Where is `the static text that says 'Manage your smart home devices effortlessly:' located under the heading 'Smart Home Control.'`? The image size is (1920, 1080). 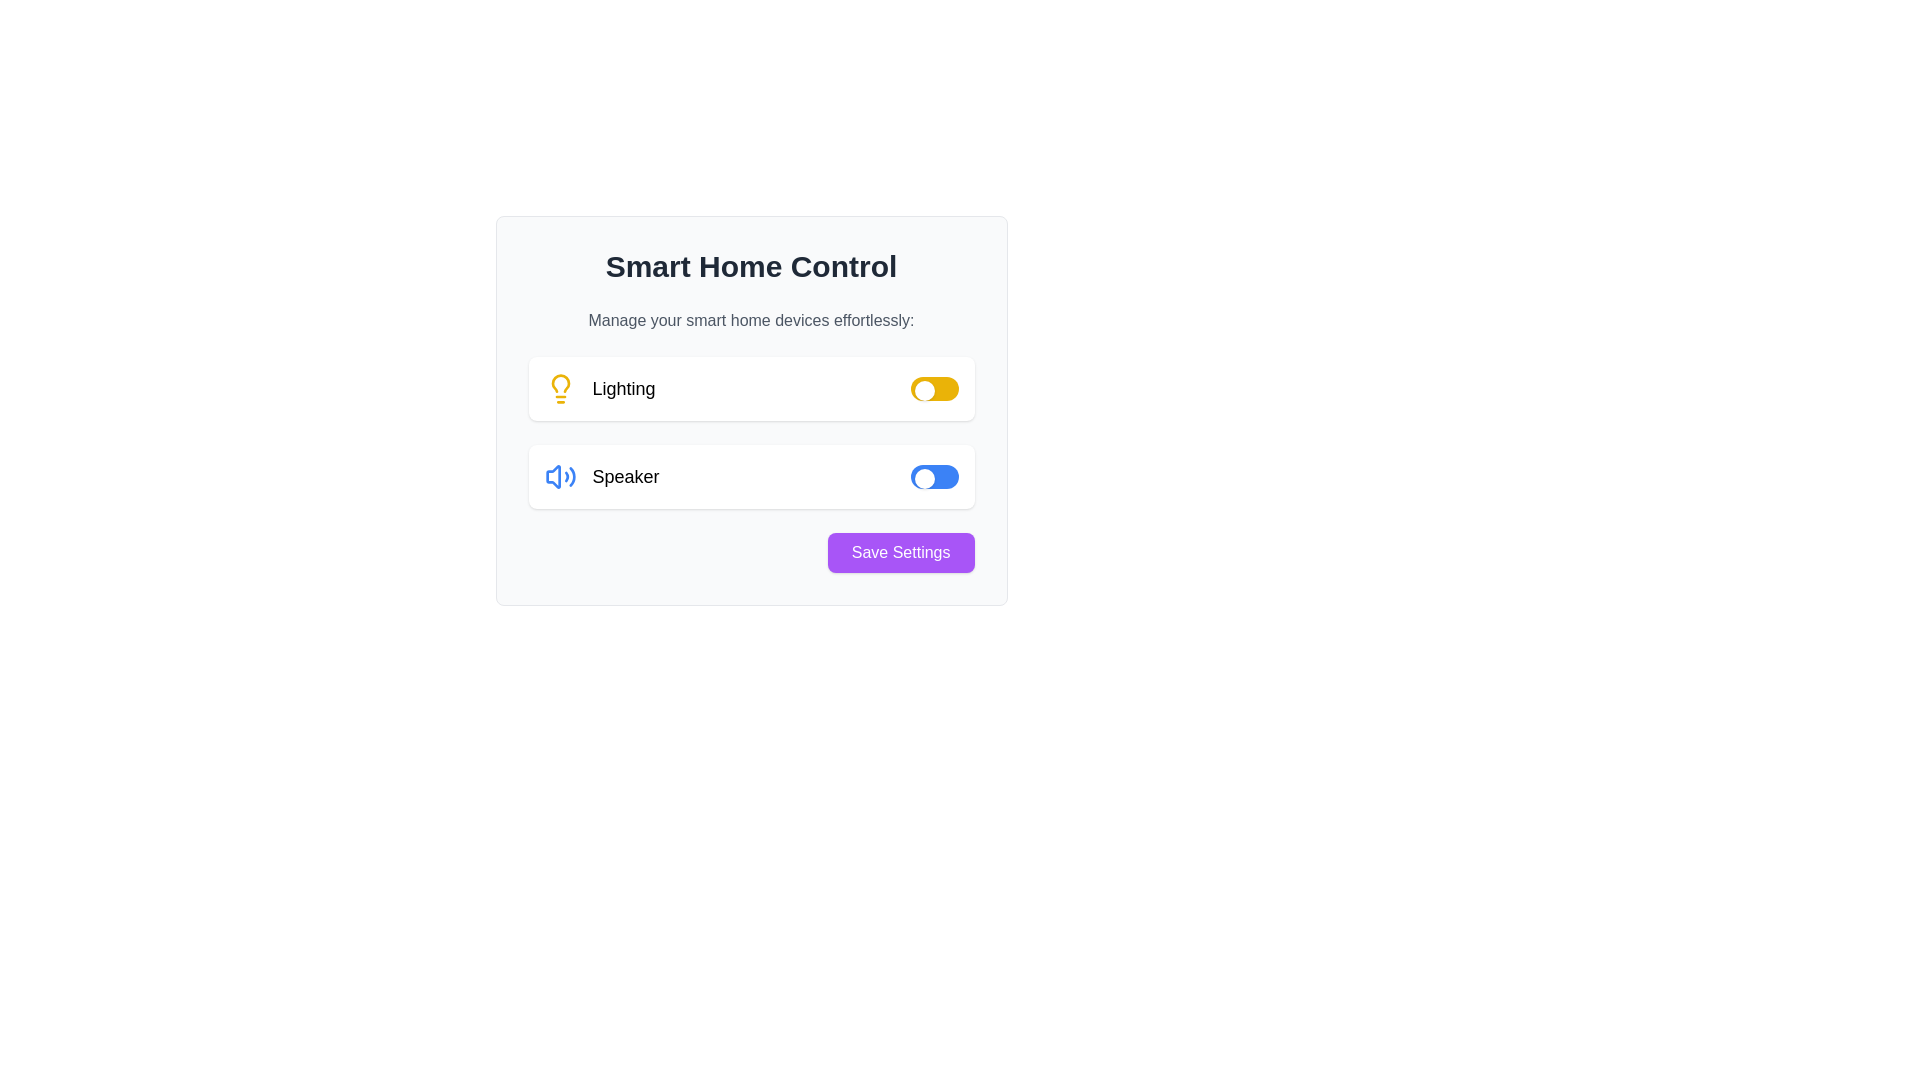
the static text that says 'Manage your smart home devices effortlessly:' located under the heading 'Smart Home Control.' is located at coordinates (750, 319).